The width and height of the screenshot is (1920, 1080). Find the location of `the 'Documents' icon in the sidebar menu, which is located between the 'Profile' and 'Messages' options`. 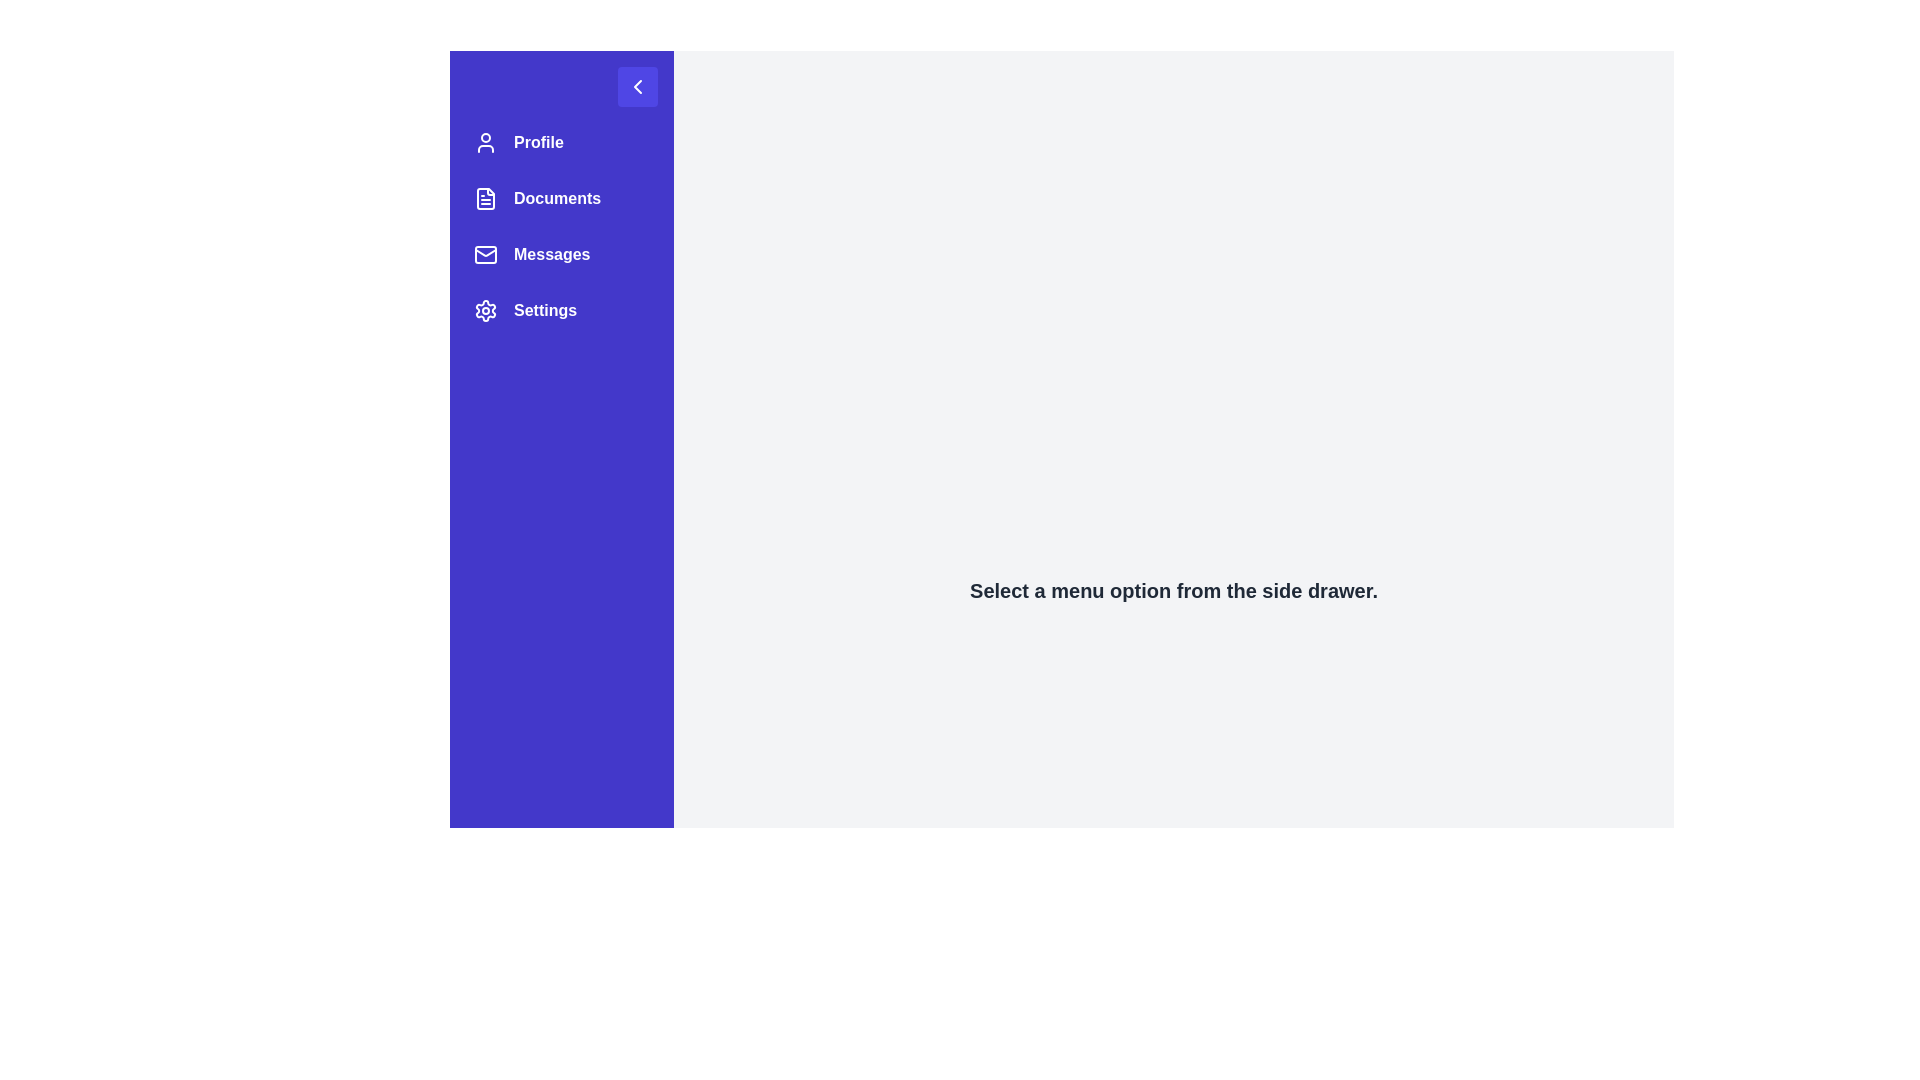

the 'Documents' icon in the sidebar menu, which is located between the 'Profile' and 'Messages' options is located at coordinates (485, 199).